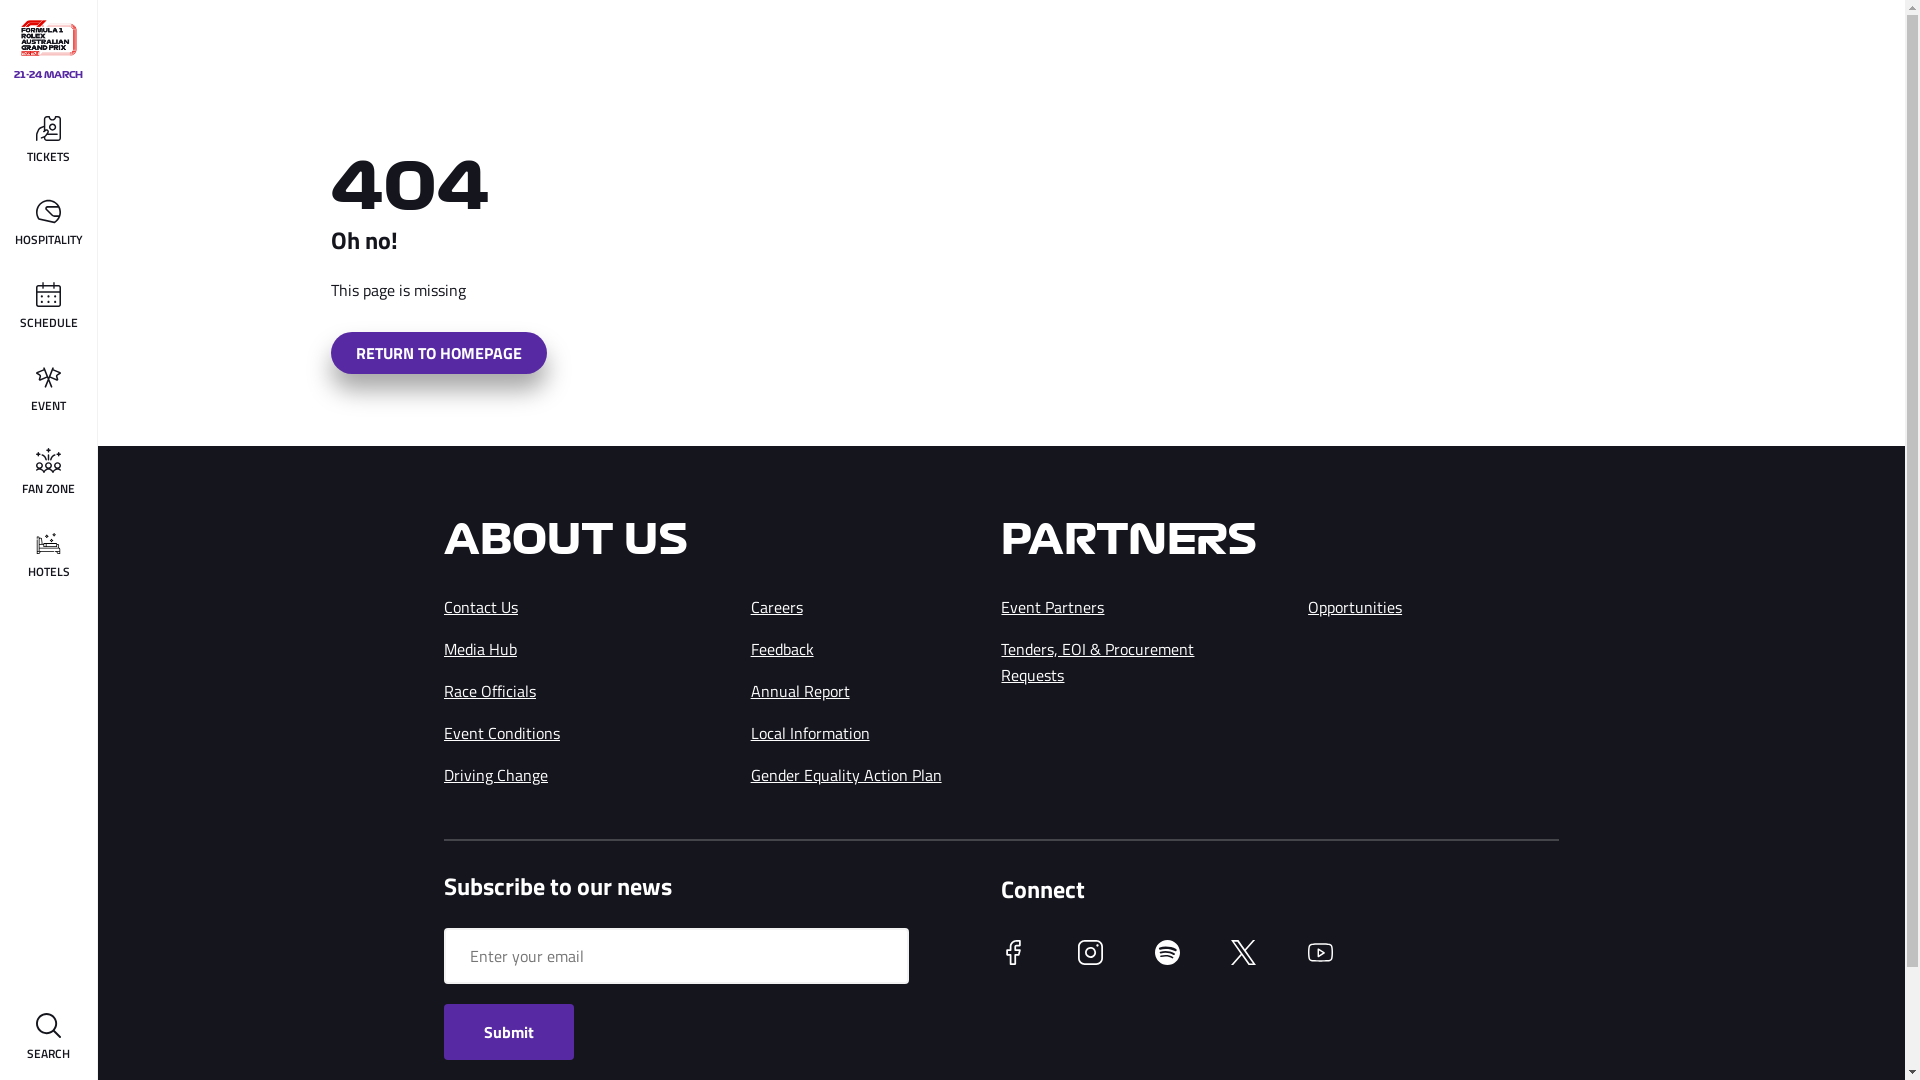  I want to click on 'Driving Change', so click(495, 774).